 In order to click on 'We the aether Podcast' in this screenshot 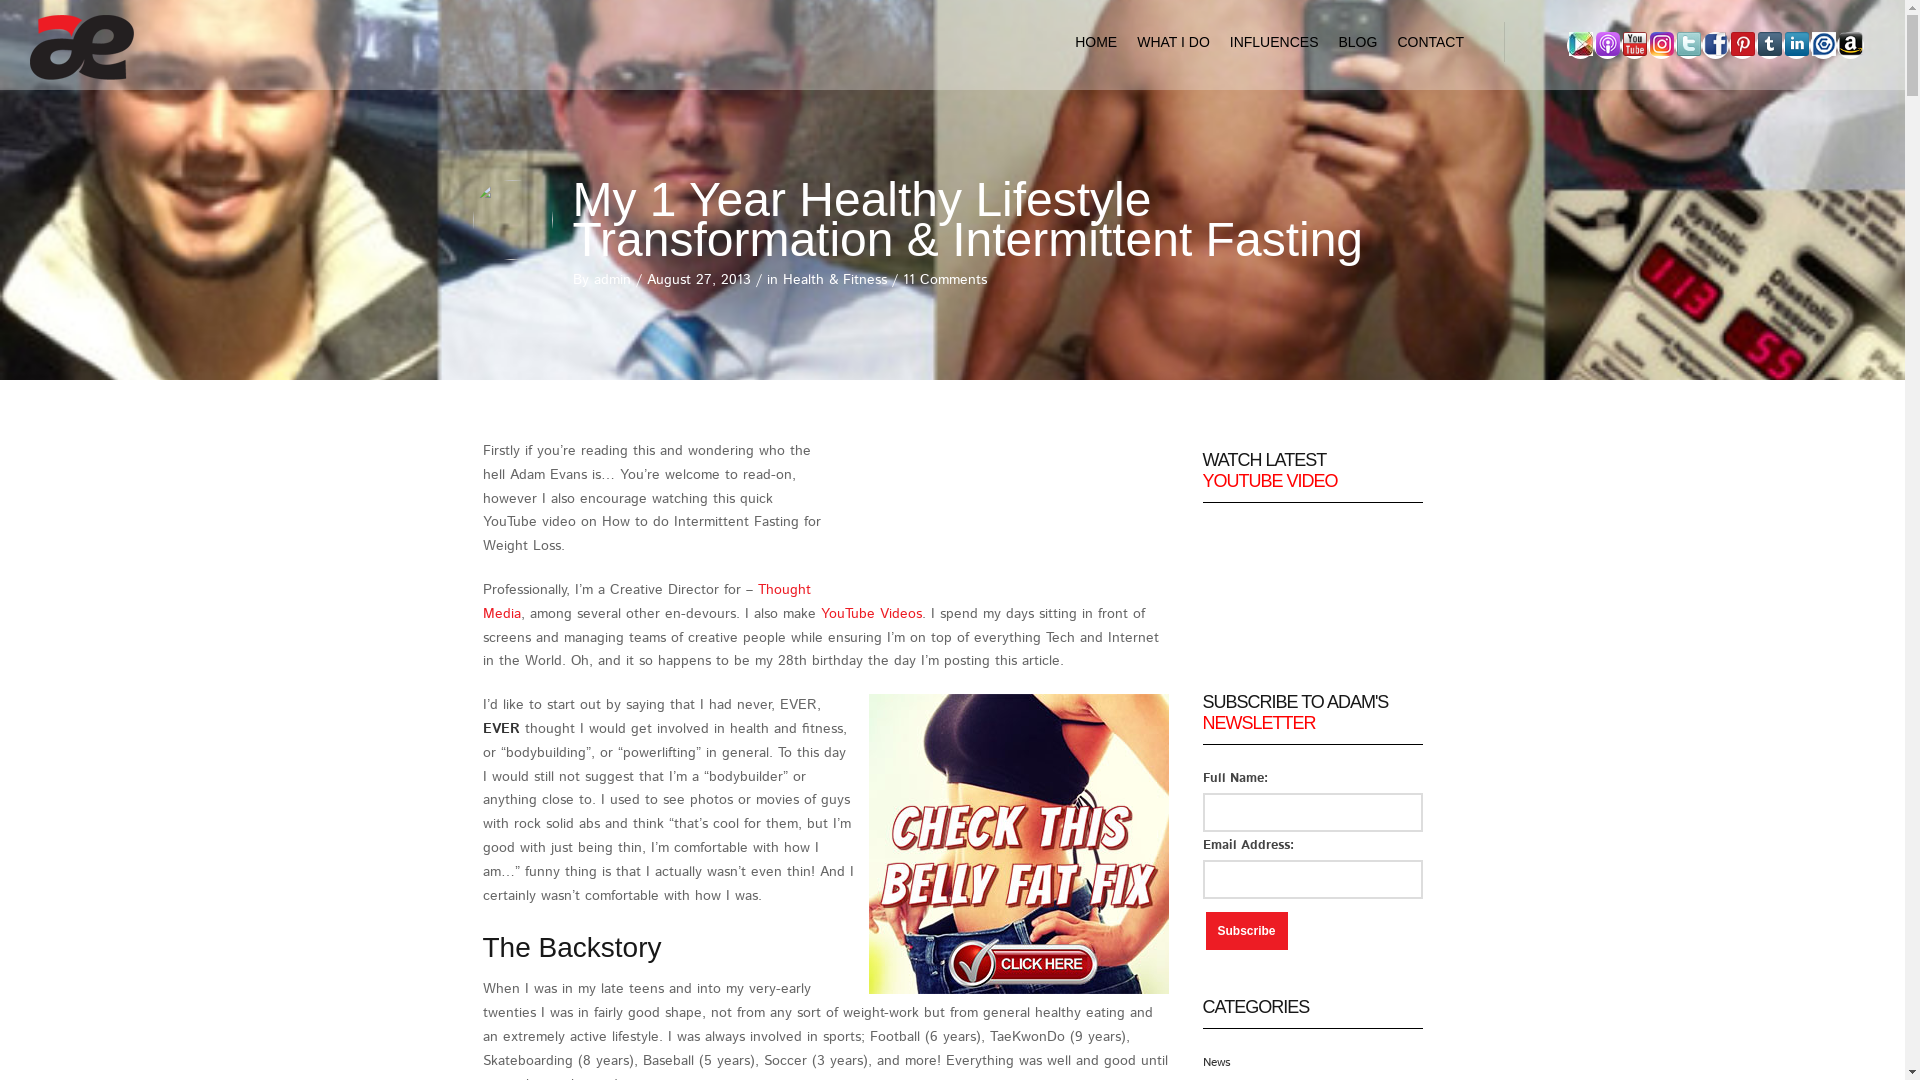, I will do `click(1607, 45)`.